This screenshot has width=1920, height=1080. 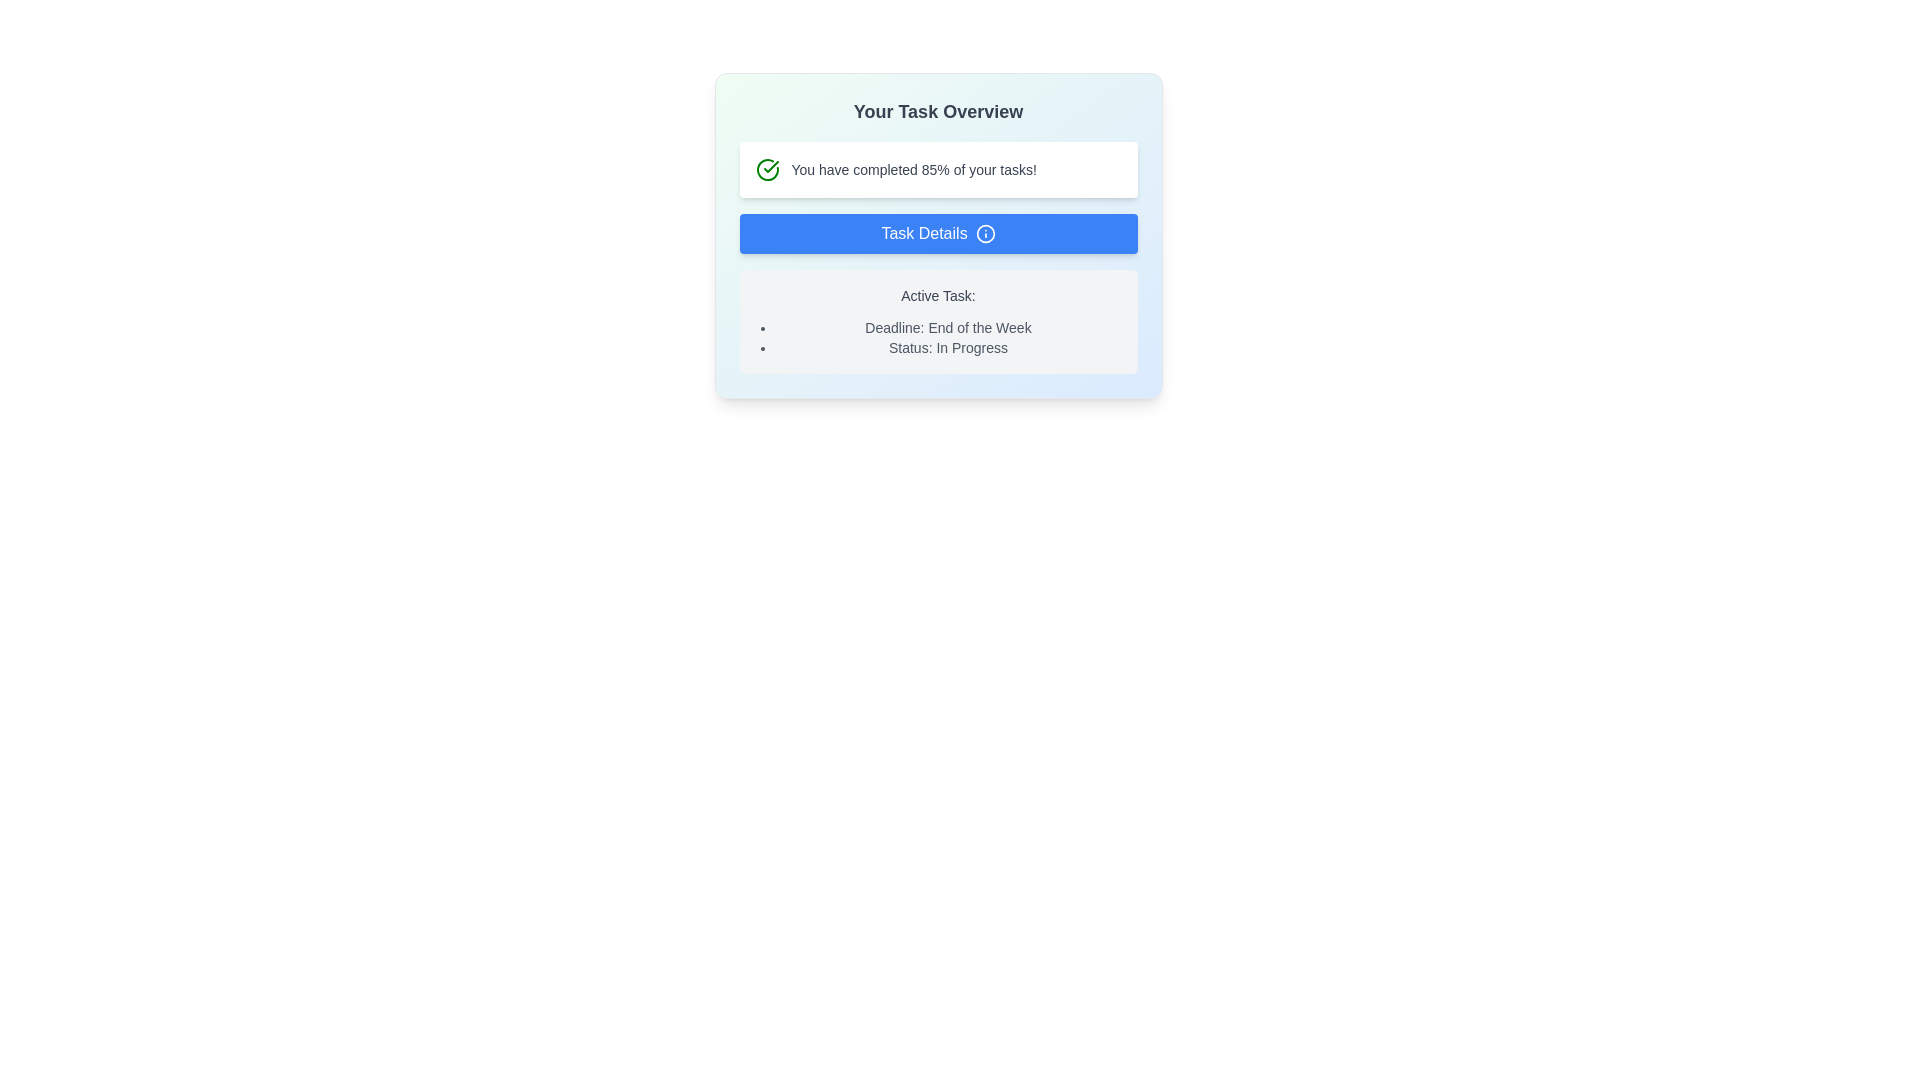 What do you see at coordinates (947, 346) in the screenshot?
I see `the text label that reads 'Status: In Progress', which is styled in gray and positioned under the heading 'Active Task' in a bulleted list` at bounding box center [947, 346].